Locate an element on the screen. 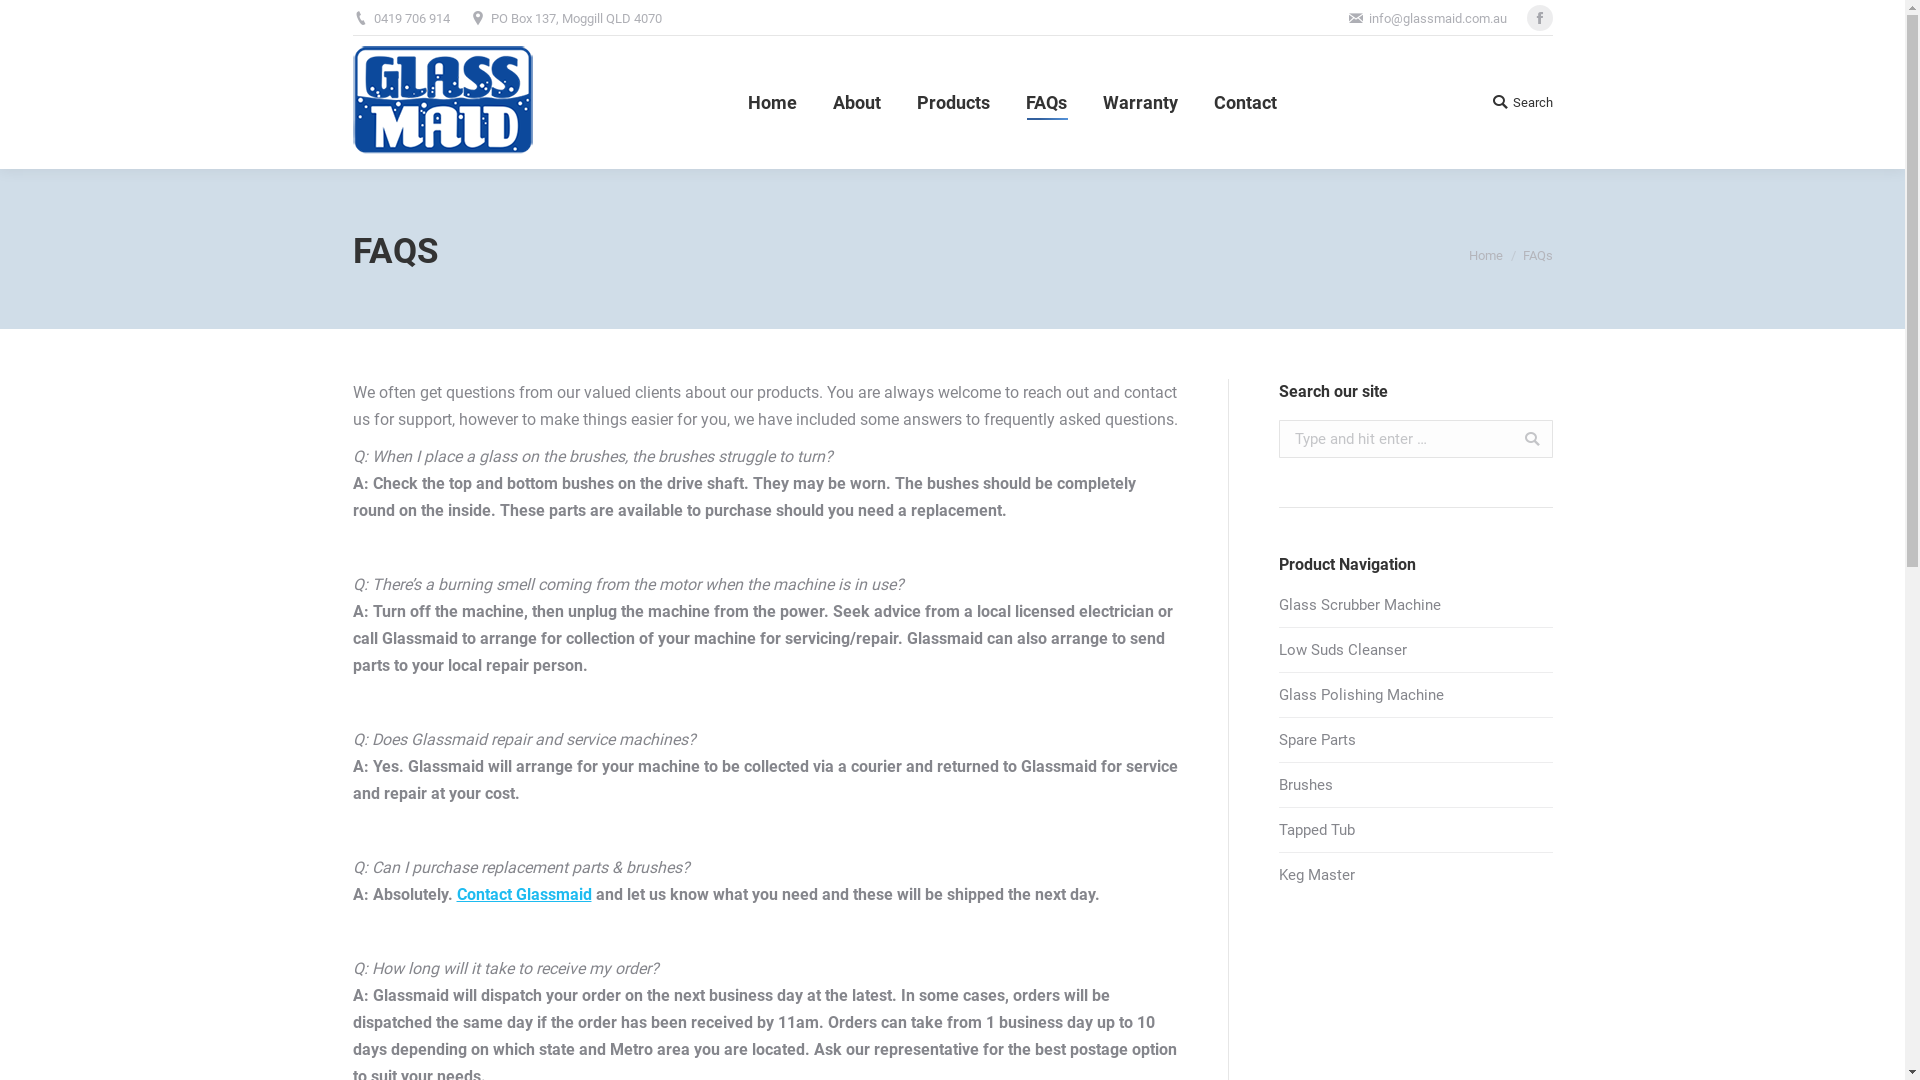  'Home' is located at coordinates (1484, 254).